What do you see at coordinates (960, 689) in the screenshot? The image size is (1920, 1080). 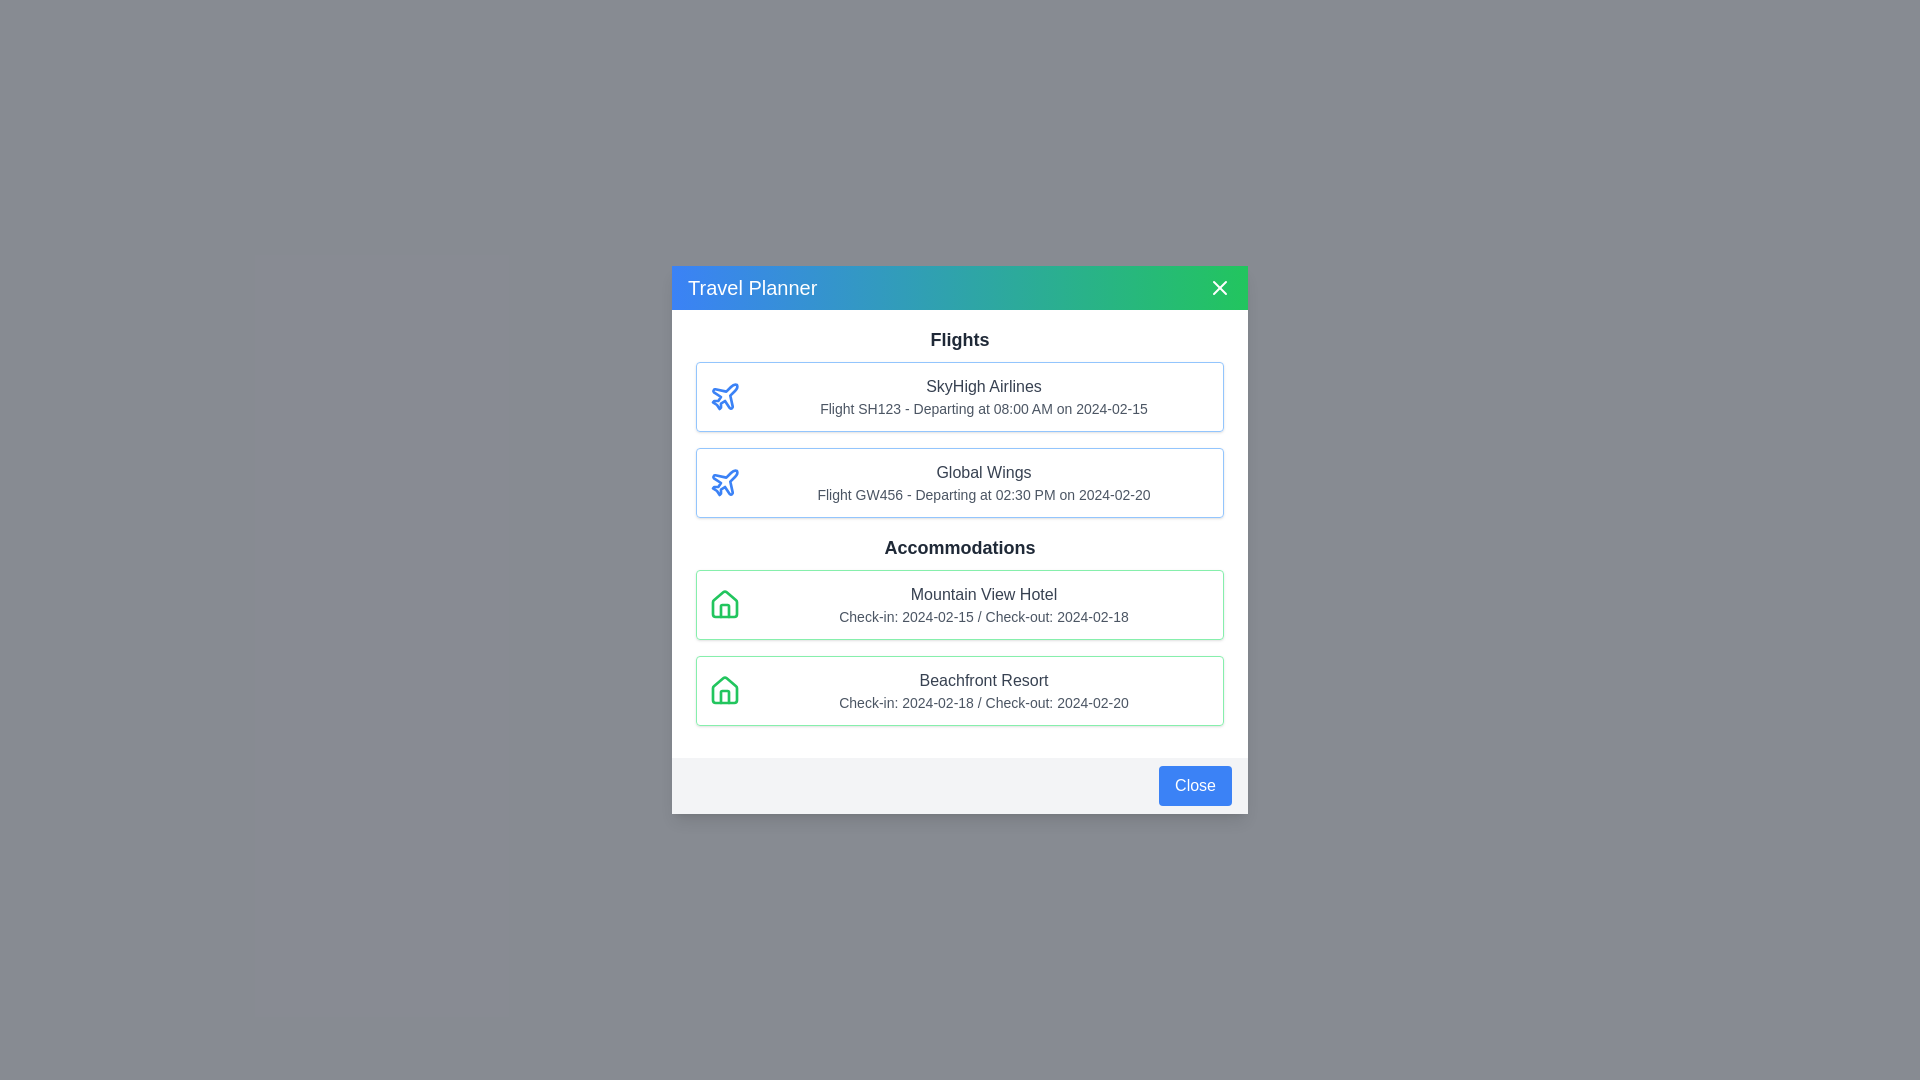 I see `the second list item component displaying details about the booked accommodation, located in the 'Accommodations' section` at bounding box center [960, 689].